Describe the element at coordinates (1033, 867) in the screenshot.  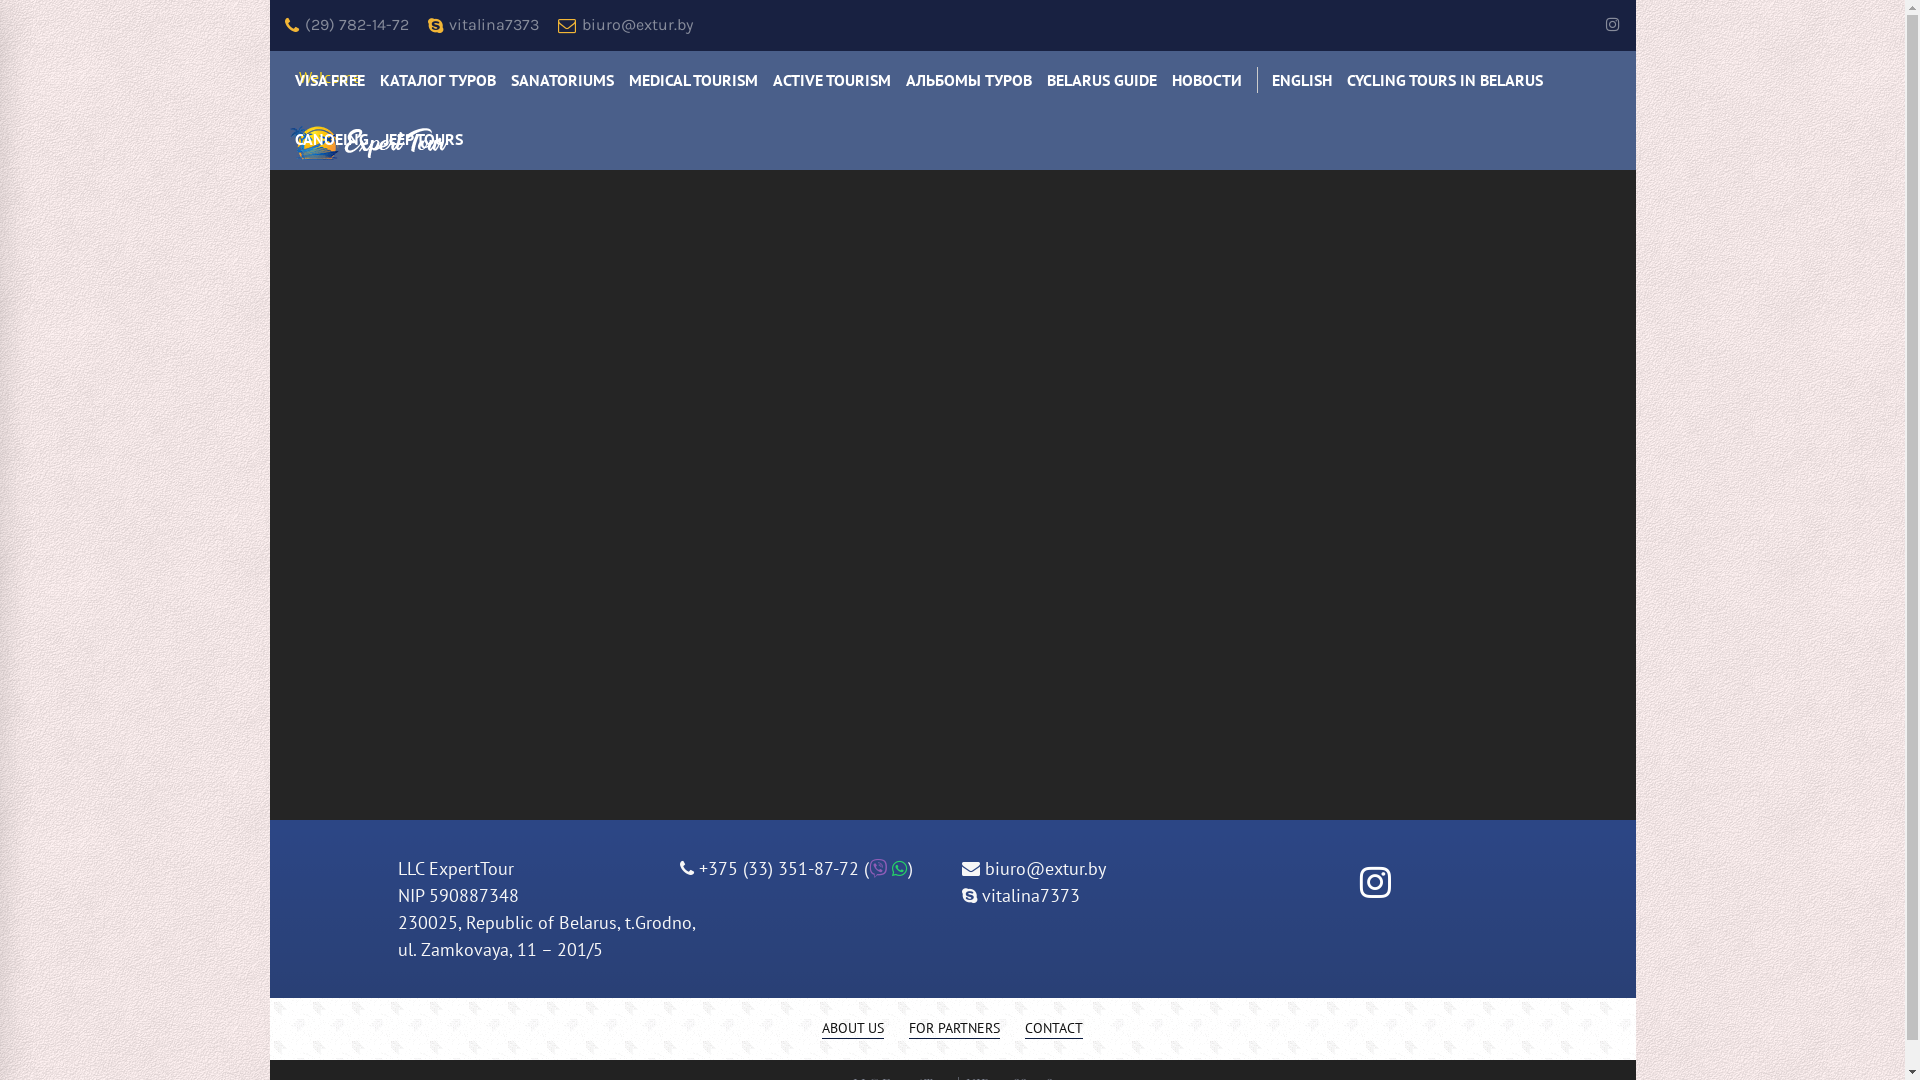
I see `'biuro@extur.by'` at that location.